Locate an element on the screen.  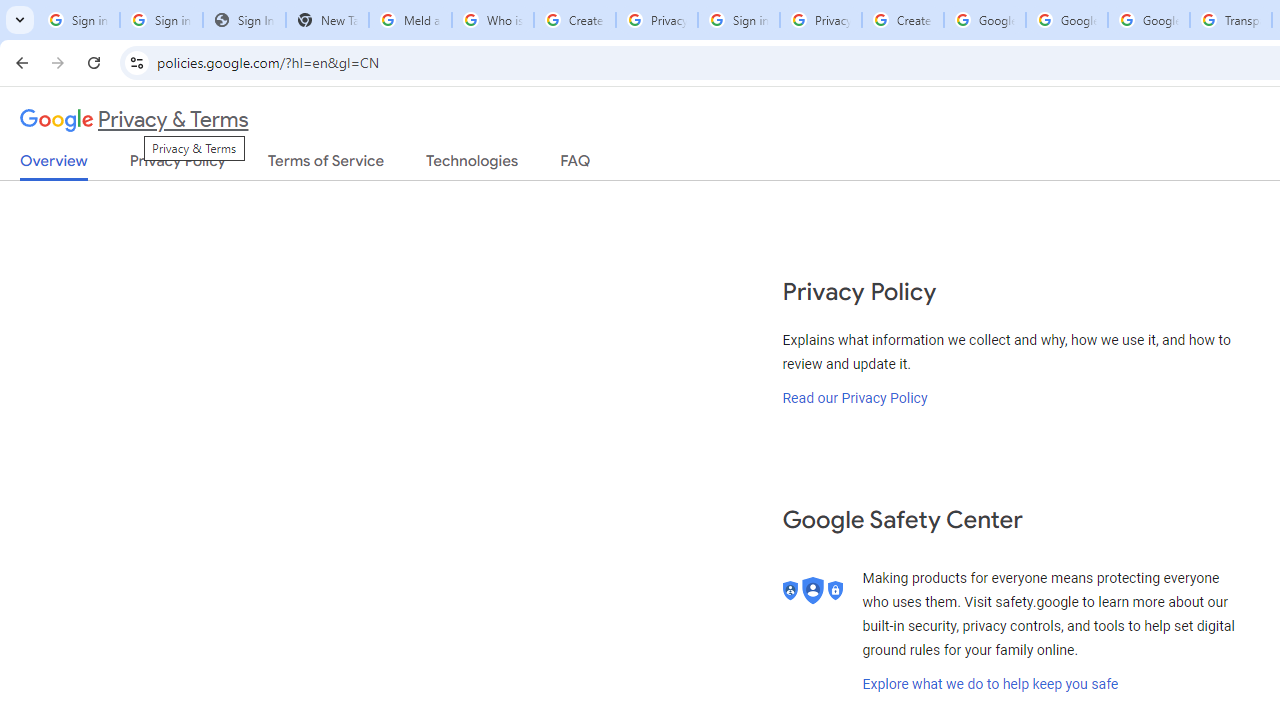
'Terms of Service' is located at coordinates (326, 164).